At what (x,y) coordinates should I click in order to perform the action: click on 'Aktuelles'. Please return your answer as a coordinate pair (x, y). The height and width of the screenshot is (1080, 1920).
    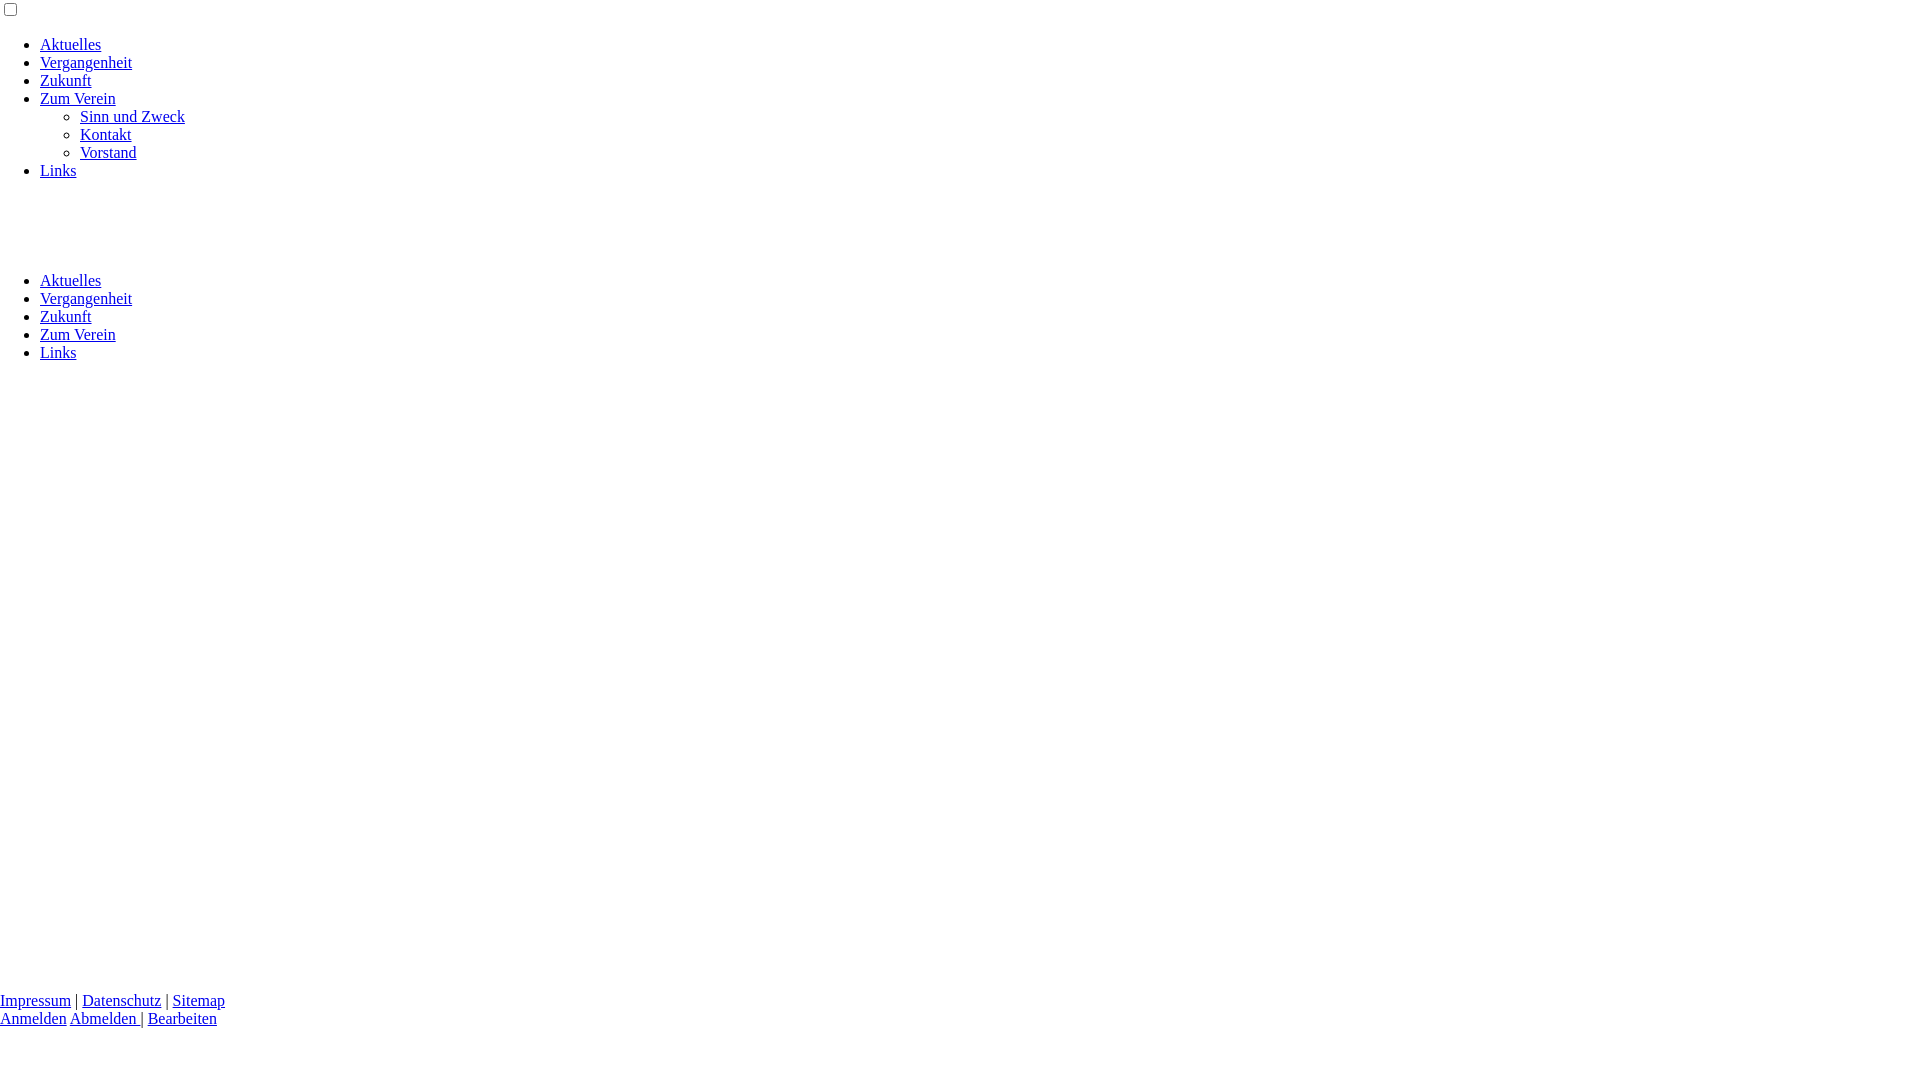
    Looking at the image, I should click on (70, 280).